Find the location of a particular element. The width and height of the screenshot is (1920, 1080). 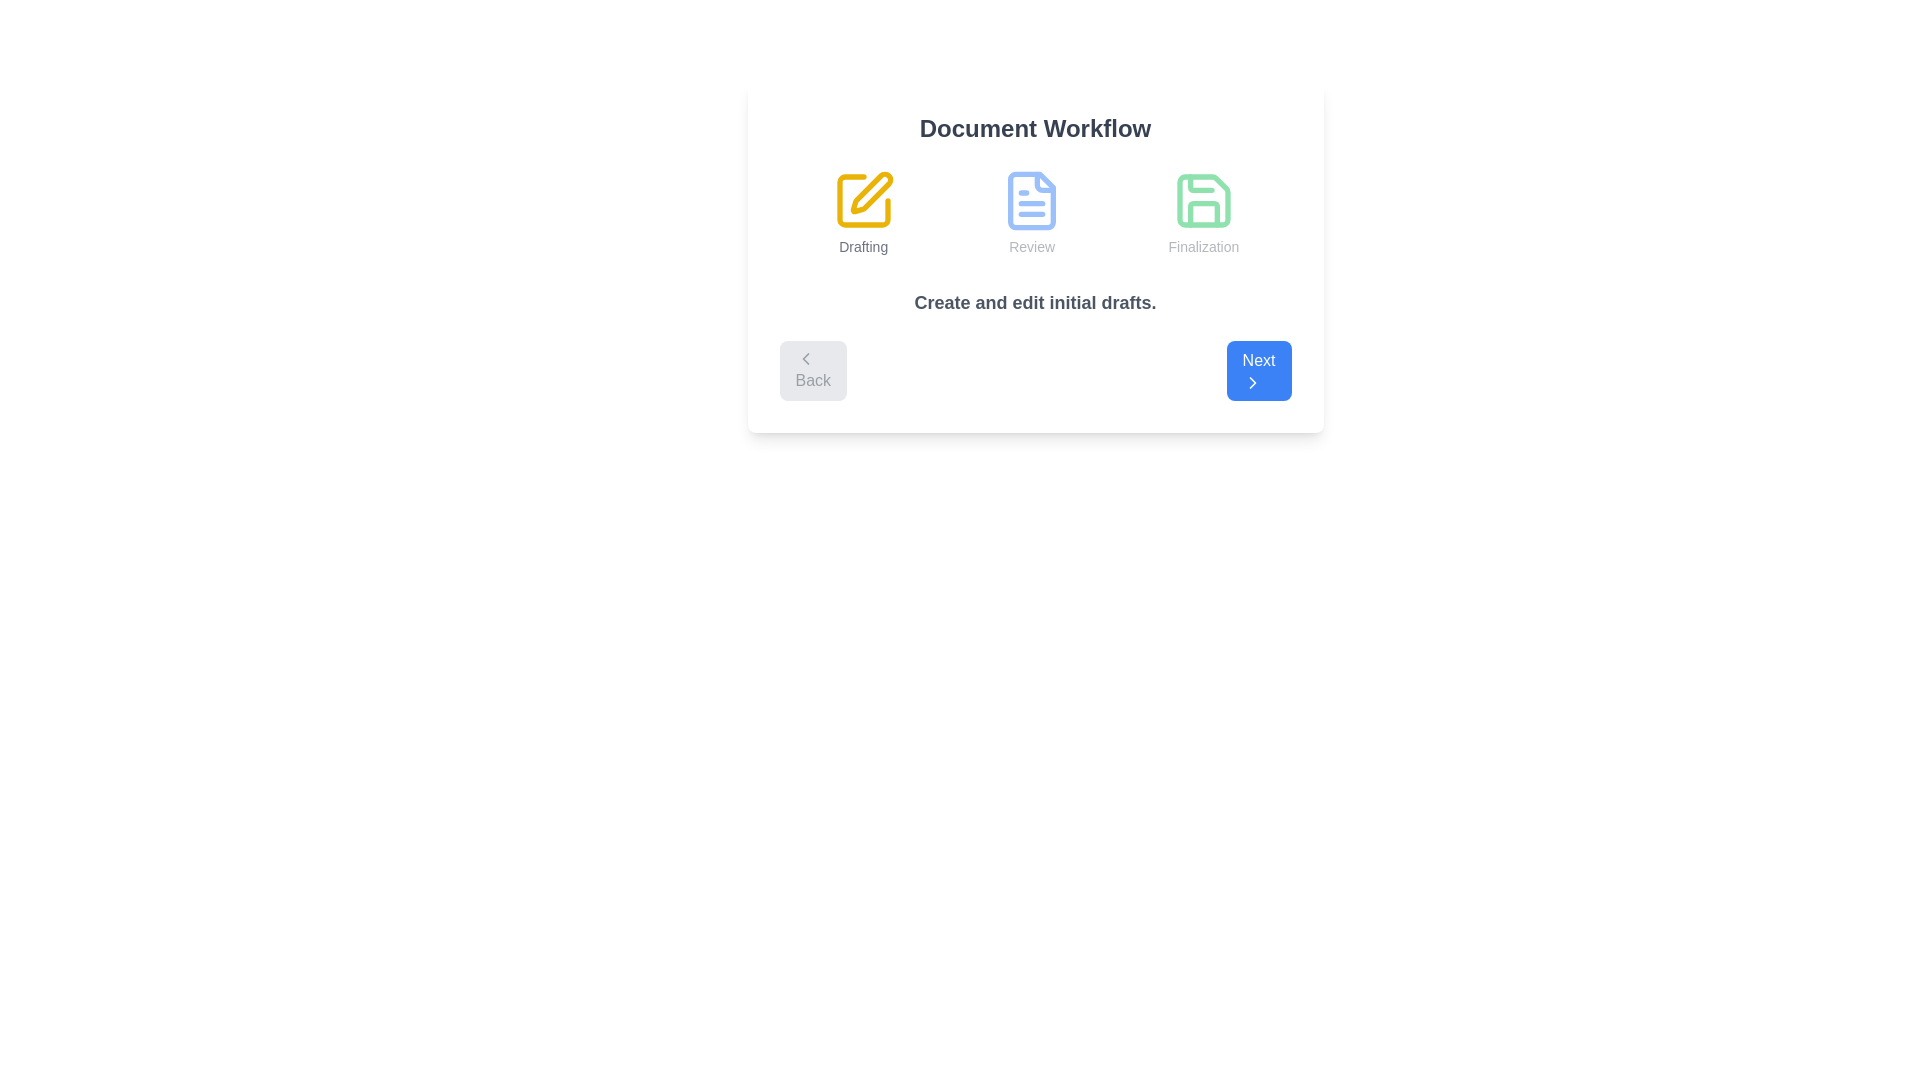

the buttons in the Navigation bar located at the bottom-center of the 'Document Workflow' panel is located at coordinates (1035, 370).